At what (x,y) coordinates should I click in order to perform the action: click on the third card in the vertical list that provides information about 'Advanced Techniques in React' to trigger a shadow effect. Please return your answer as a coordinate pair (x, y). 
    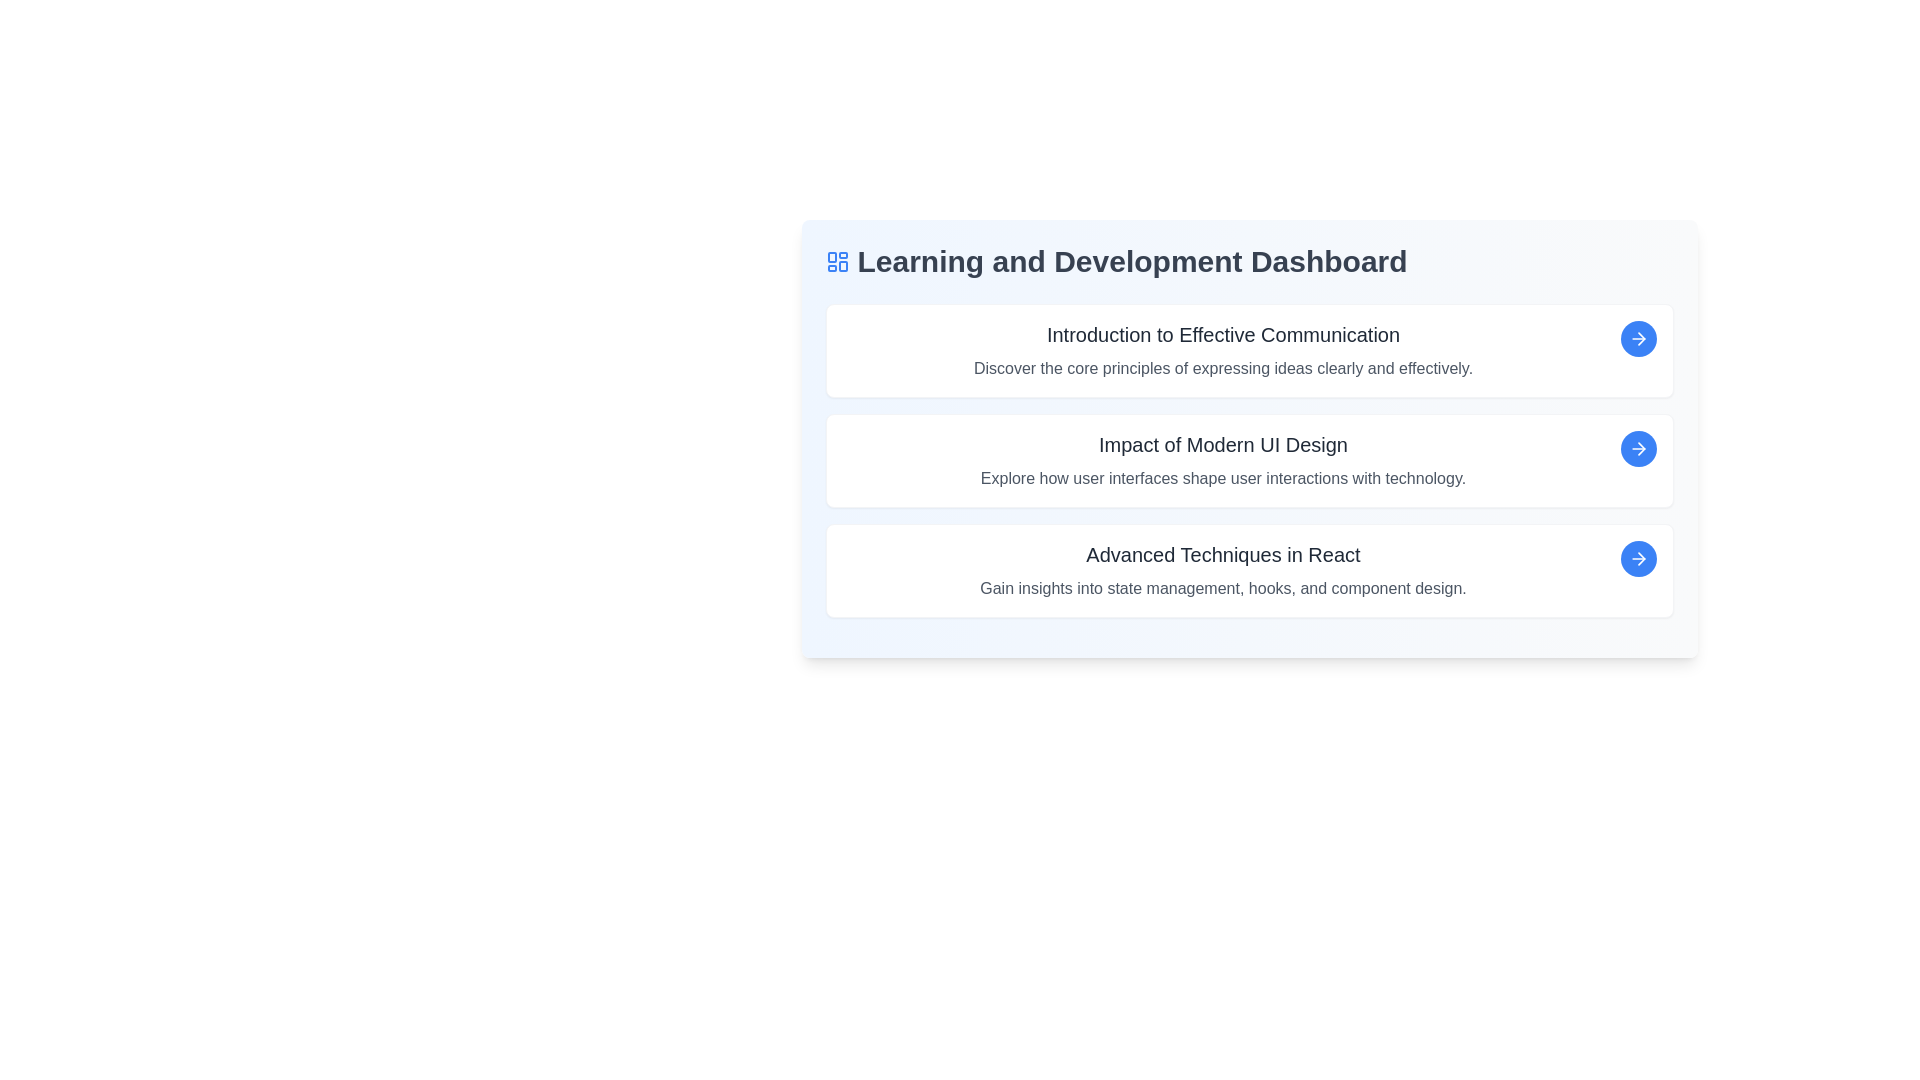
    Looking at the image, I should click on (1248, 570).